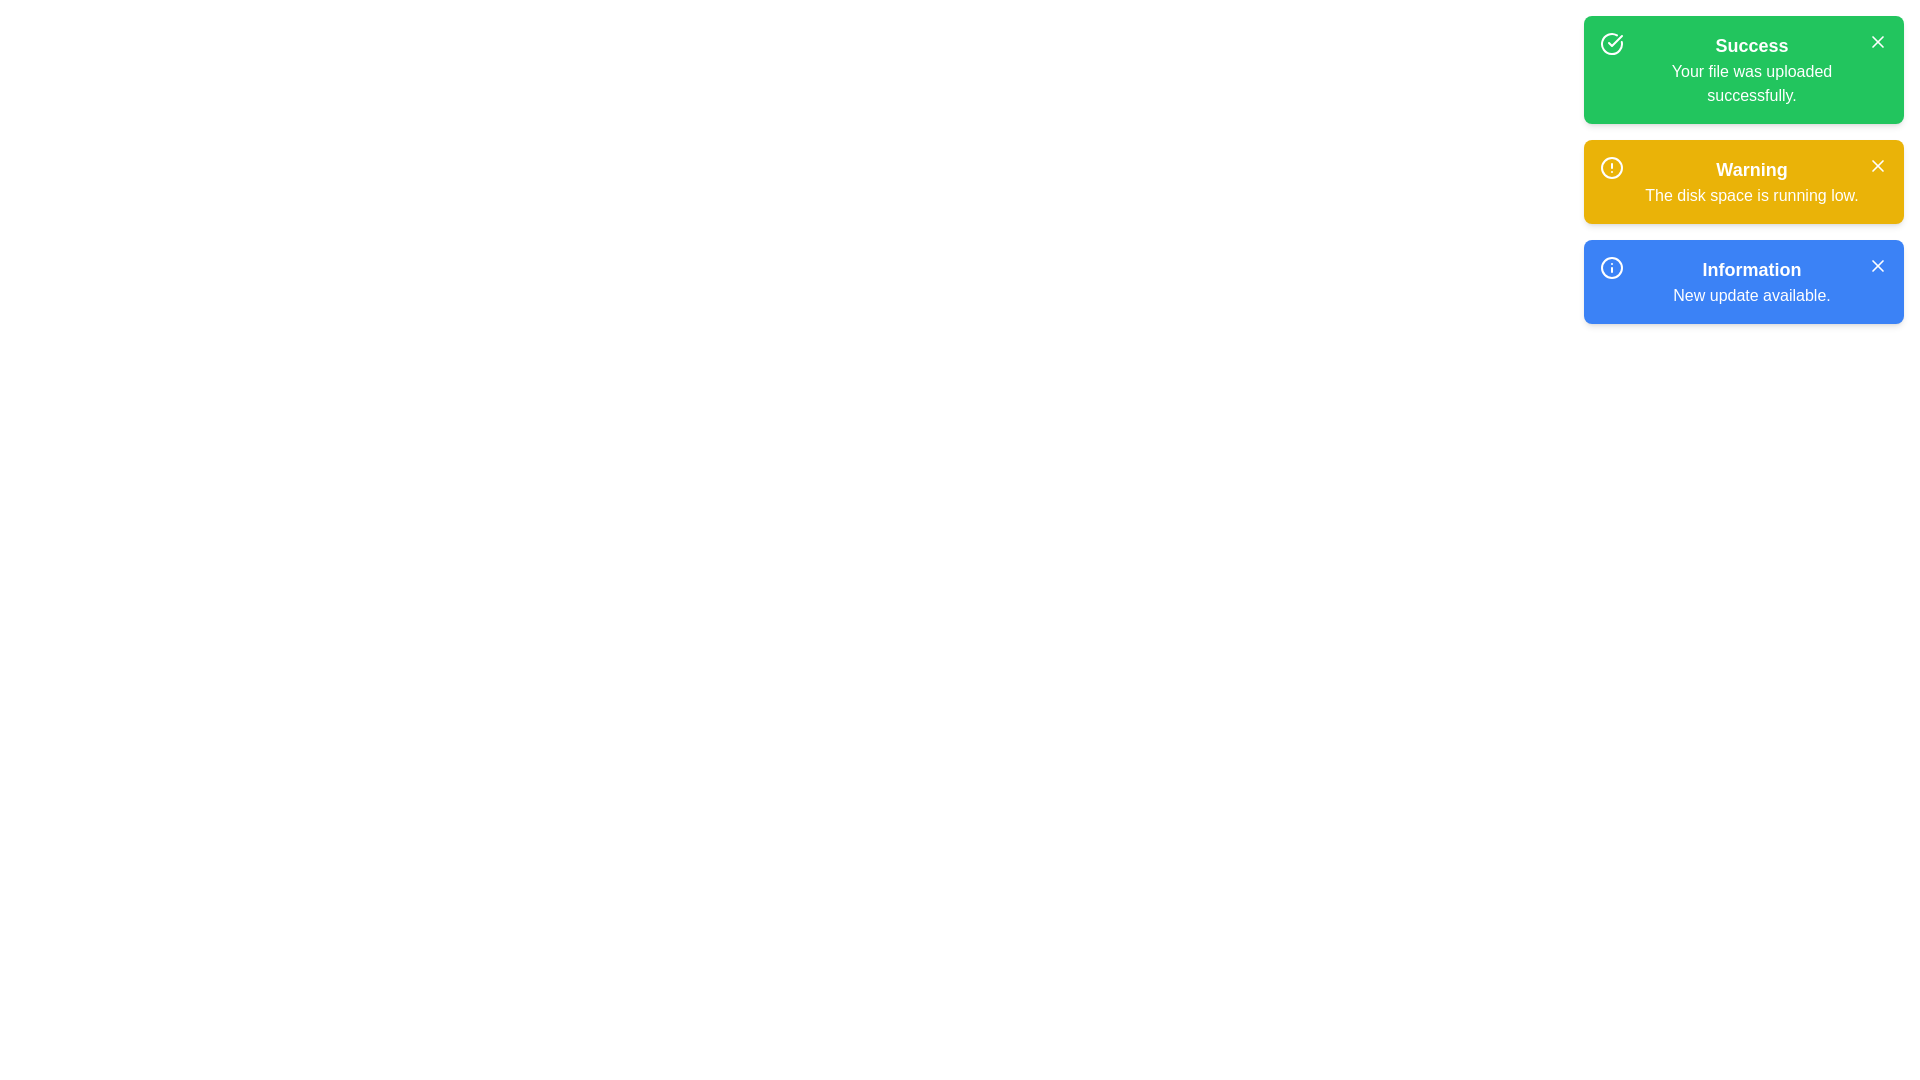 This screenshot has width=1920, height=1080. Describe the element at coordinates (1876, 42) in the screenshot. I see `dismiss button for the notification with title 'Success'` at that location.